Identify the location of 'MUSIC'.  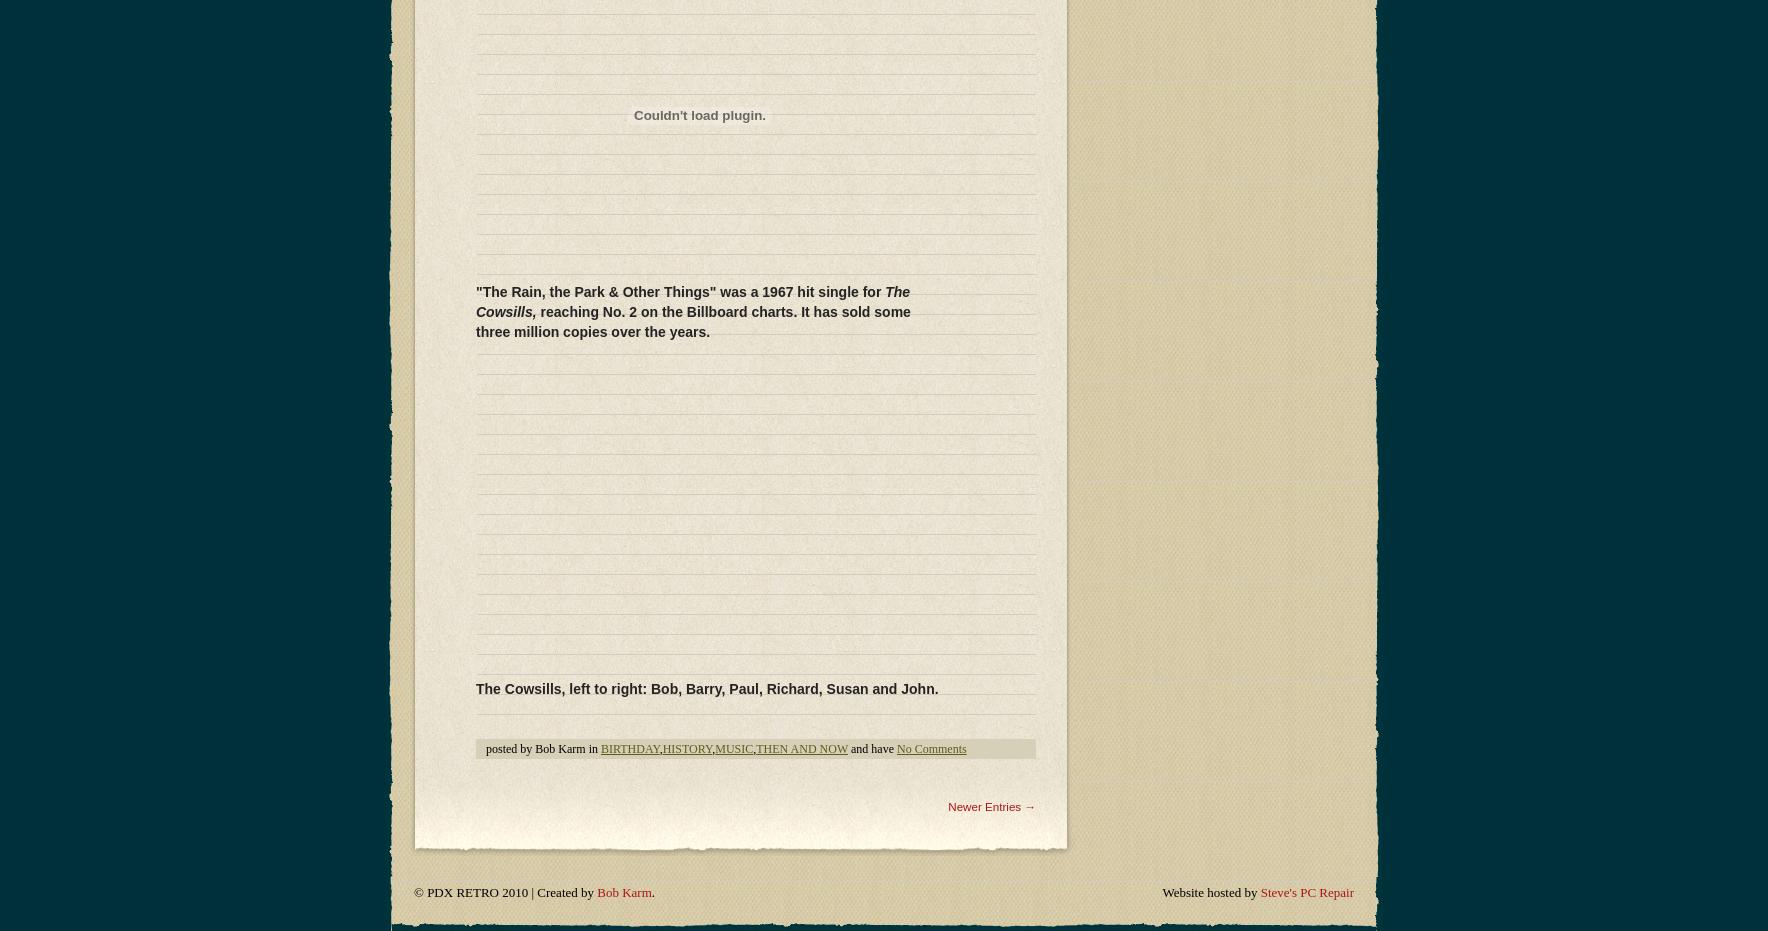
(734, 255).